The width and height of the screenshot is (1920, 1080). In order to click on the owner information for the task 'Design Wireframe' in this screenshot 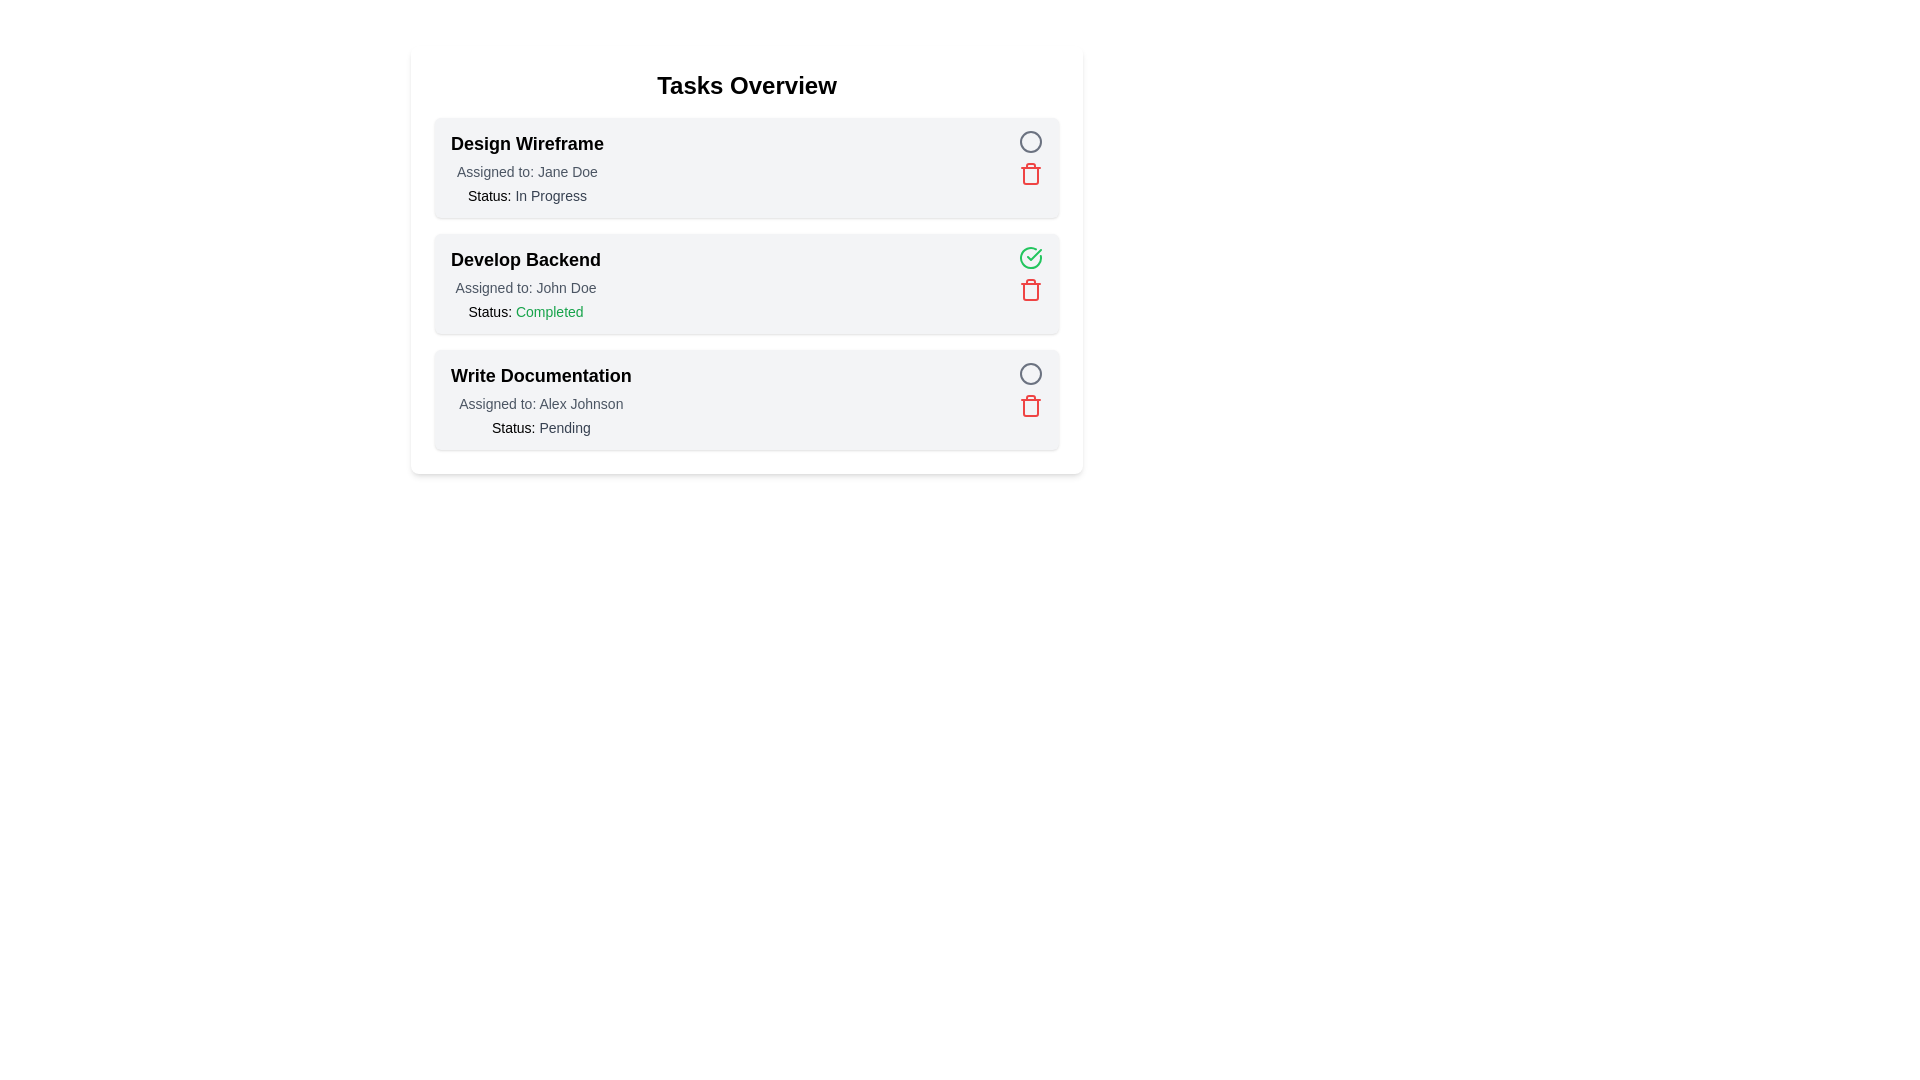, I will do `click(527, 171)`.